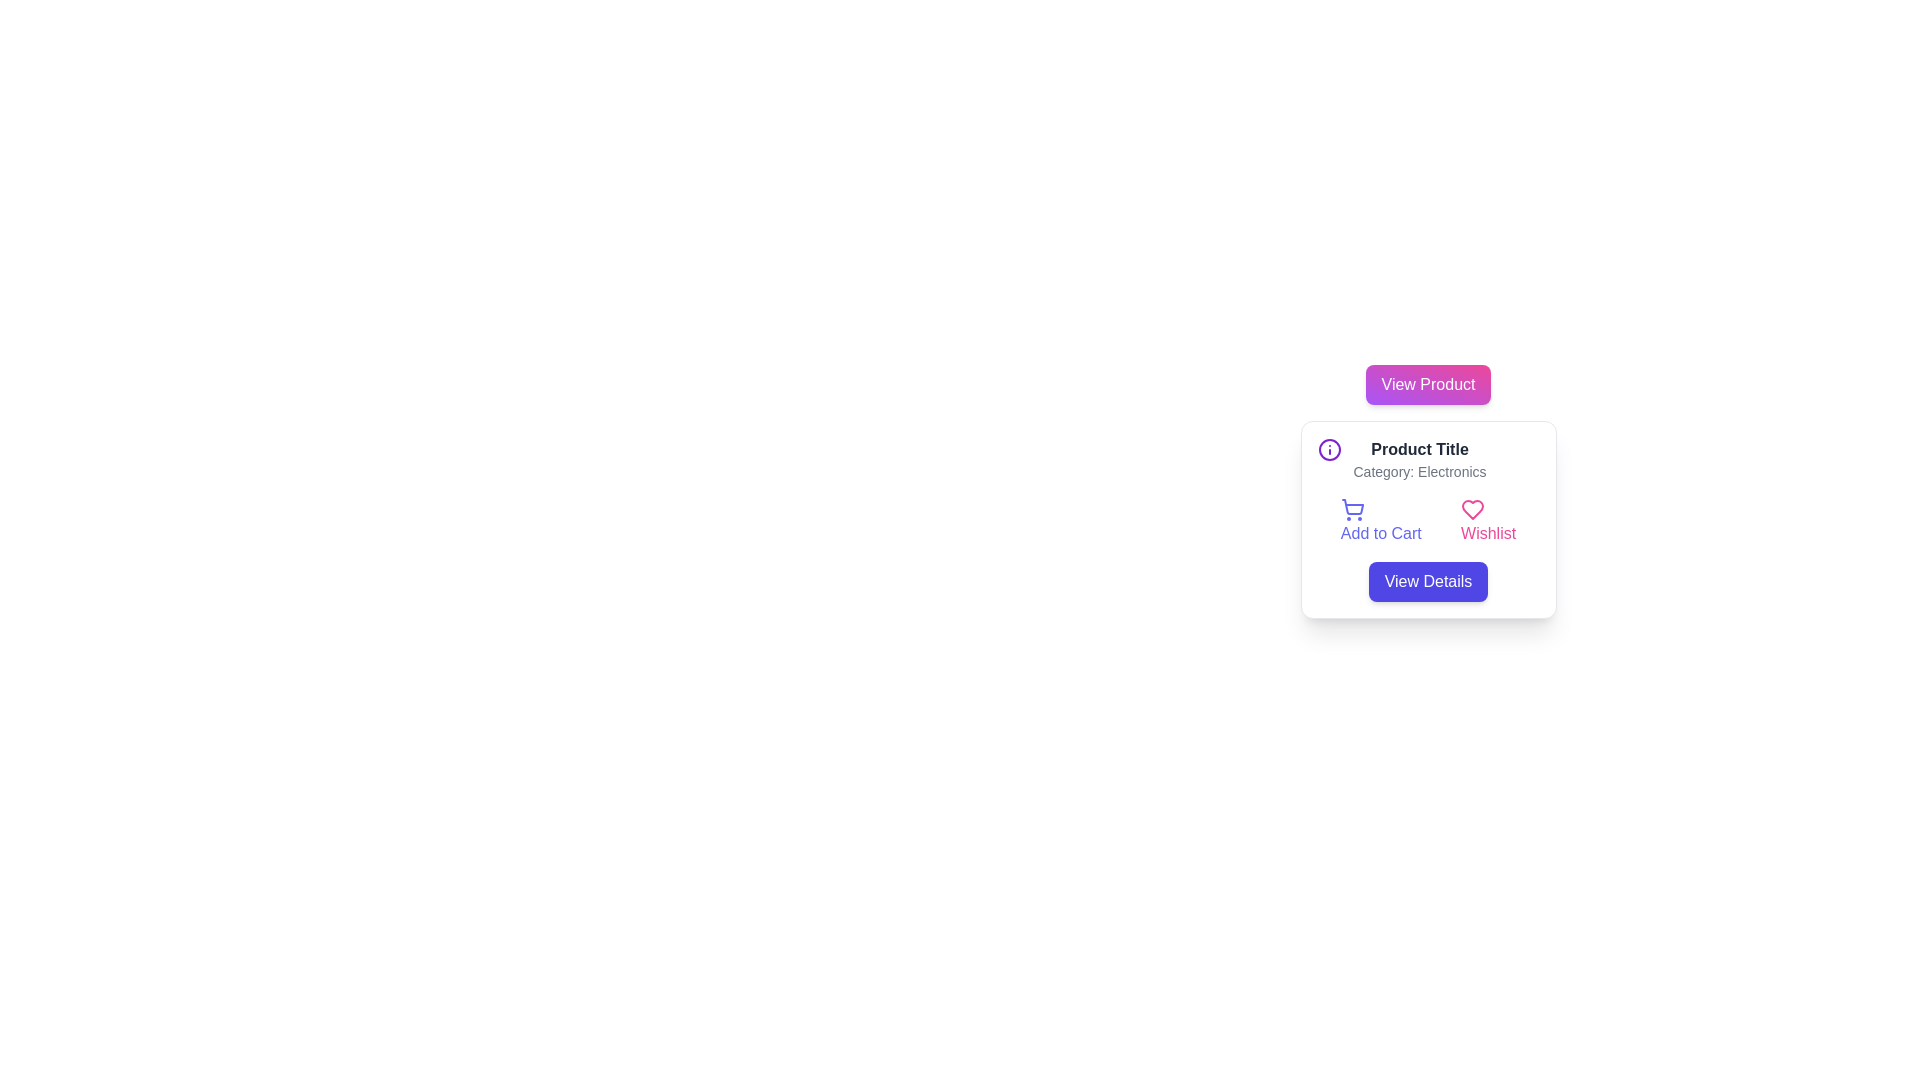 This screenshot has width=1920, height=1080. What do you see at coordinates (1427, 385) in the screenshot?
I see `the call-to-action button located near the top of the product information section to observe its hover effects` at bounding box center [1427, 385].